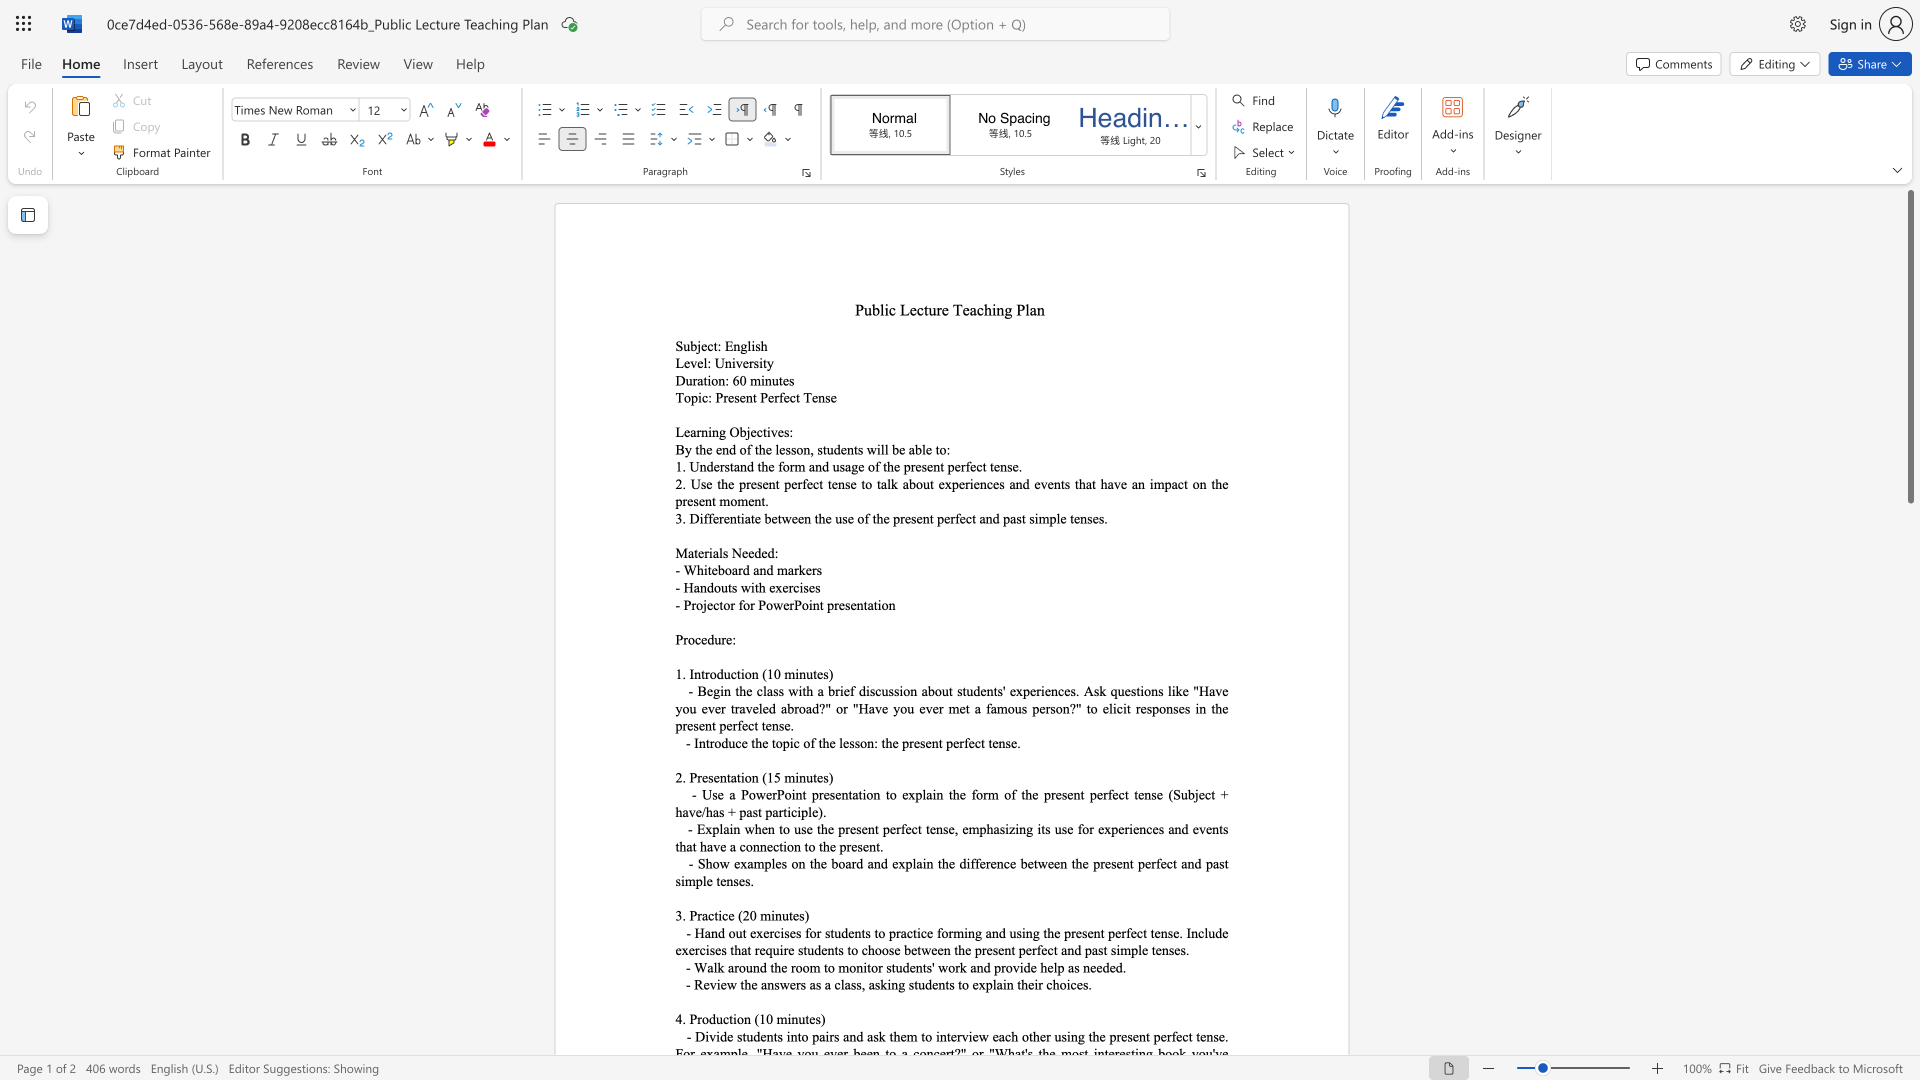  What do you see at coordinates (1909, 849) in the screenshot?
I see `the scrollbar to move the page down` at bounding box center [1909, 849].